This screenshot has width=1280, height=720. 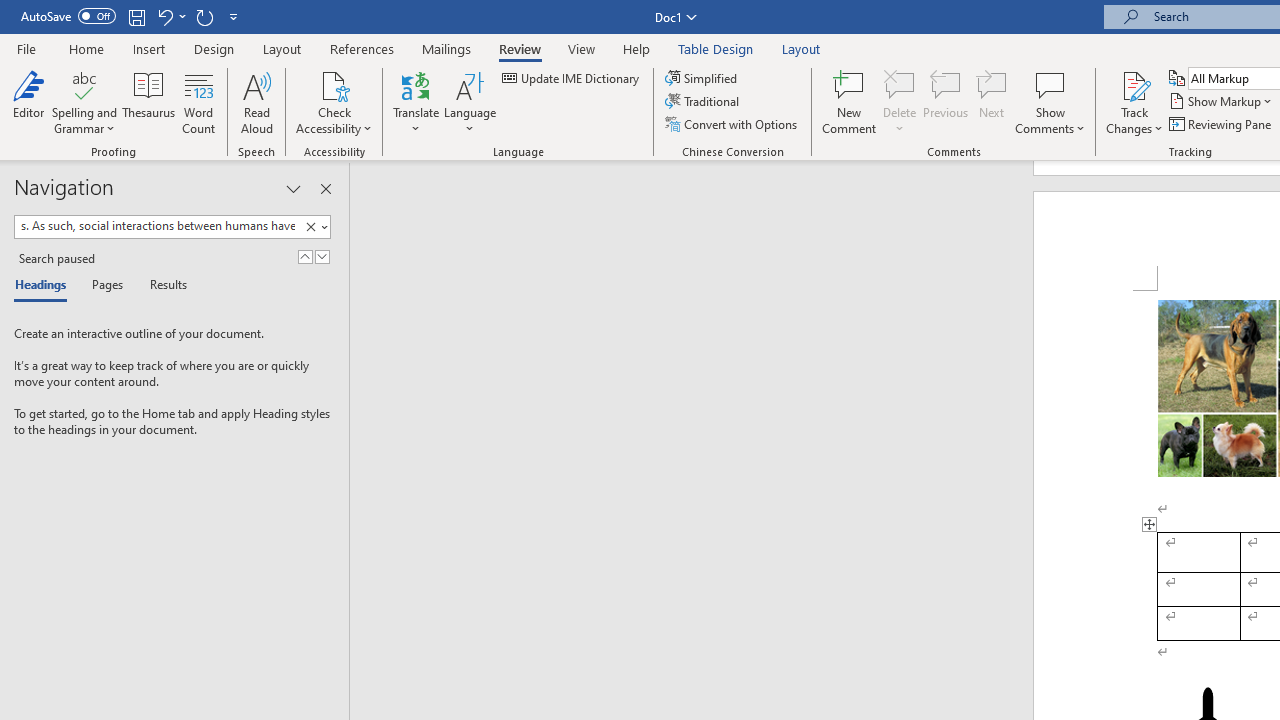 What do you see at coordinates (1049, 103) in the screenshot?
I see `'Show Comments'` at bounding box center [1049, 103].